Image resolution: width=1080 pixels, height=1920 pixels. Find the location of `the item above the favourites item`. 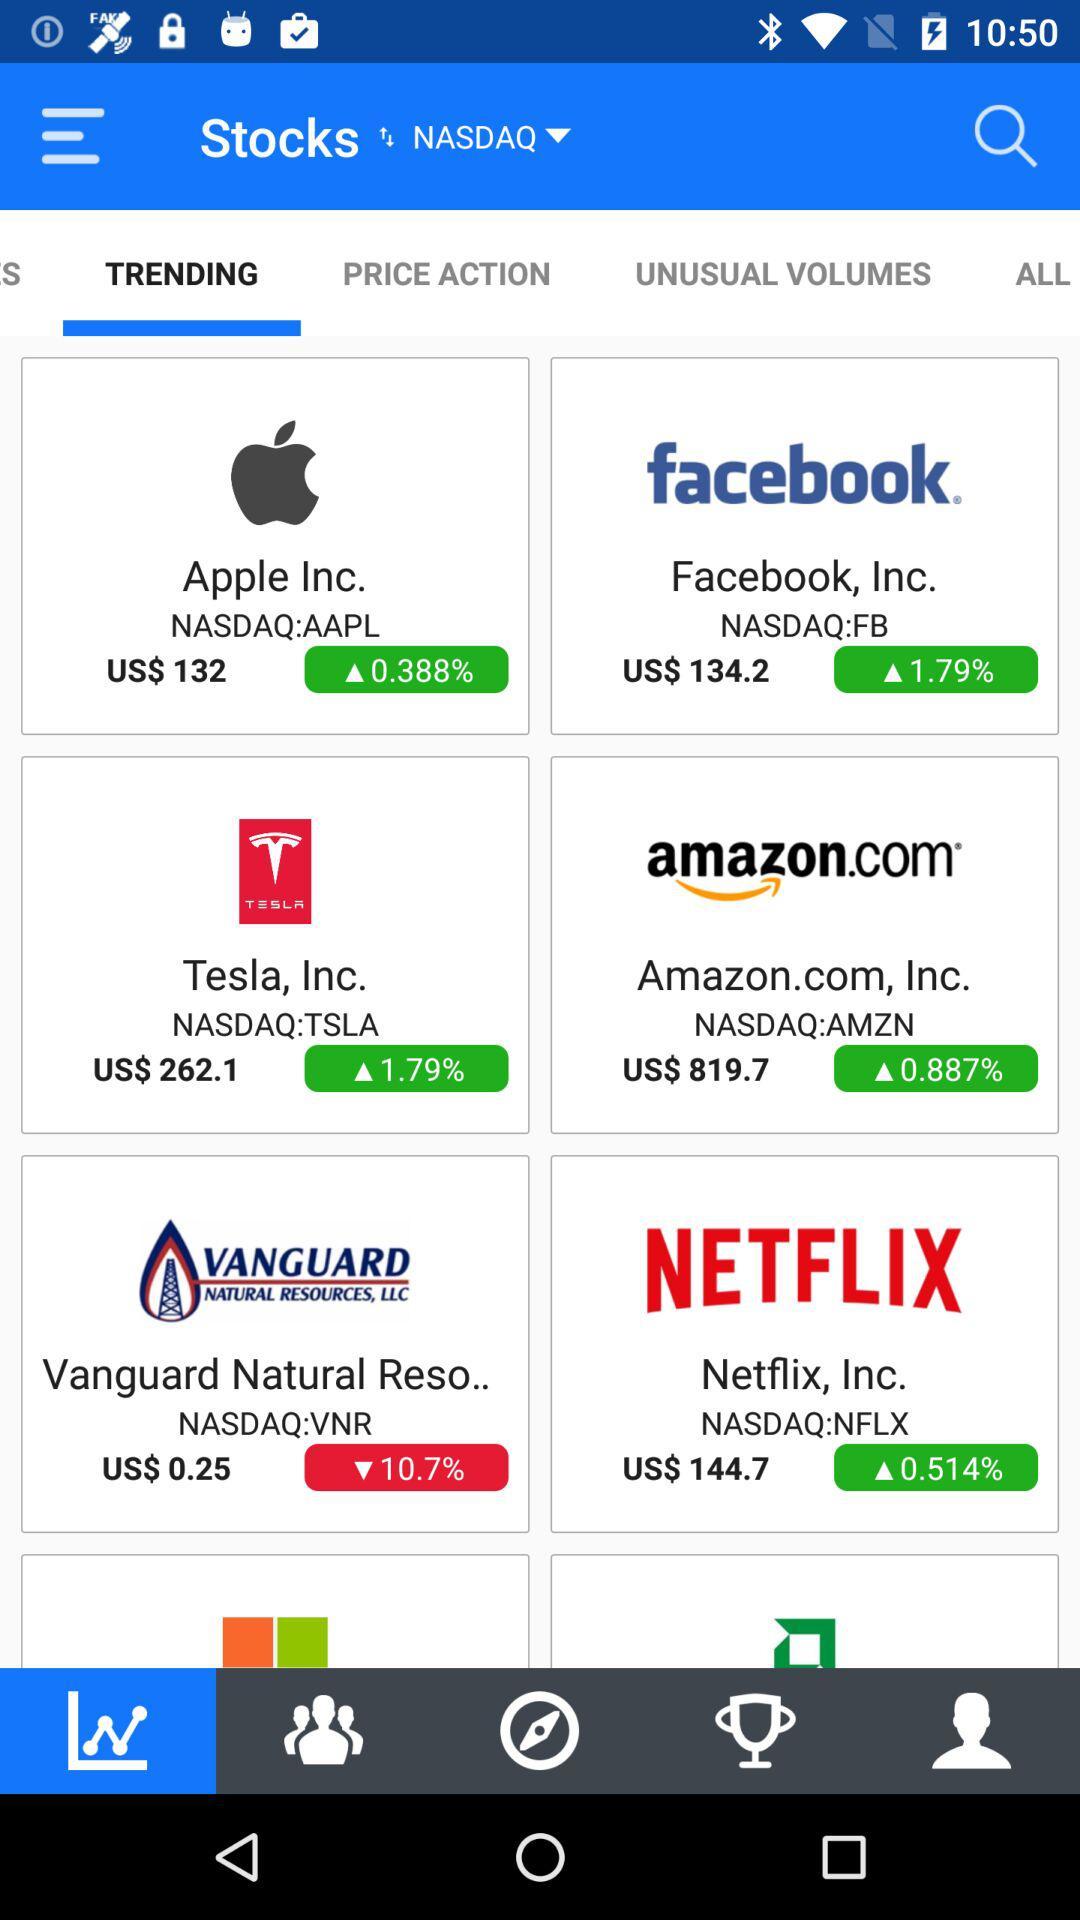

the item above the favourites item is located at coordinates (72, 135).